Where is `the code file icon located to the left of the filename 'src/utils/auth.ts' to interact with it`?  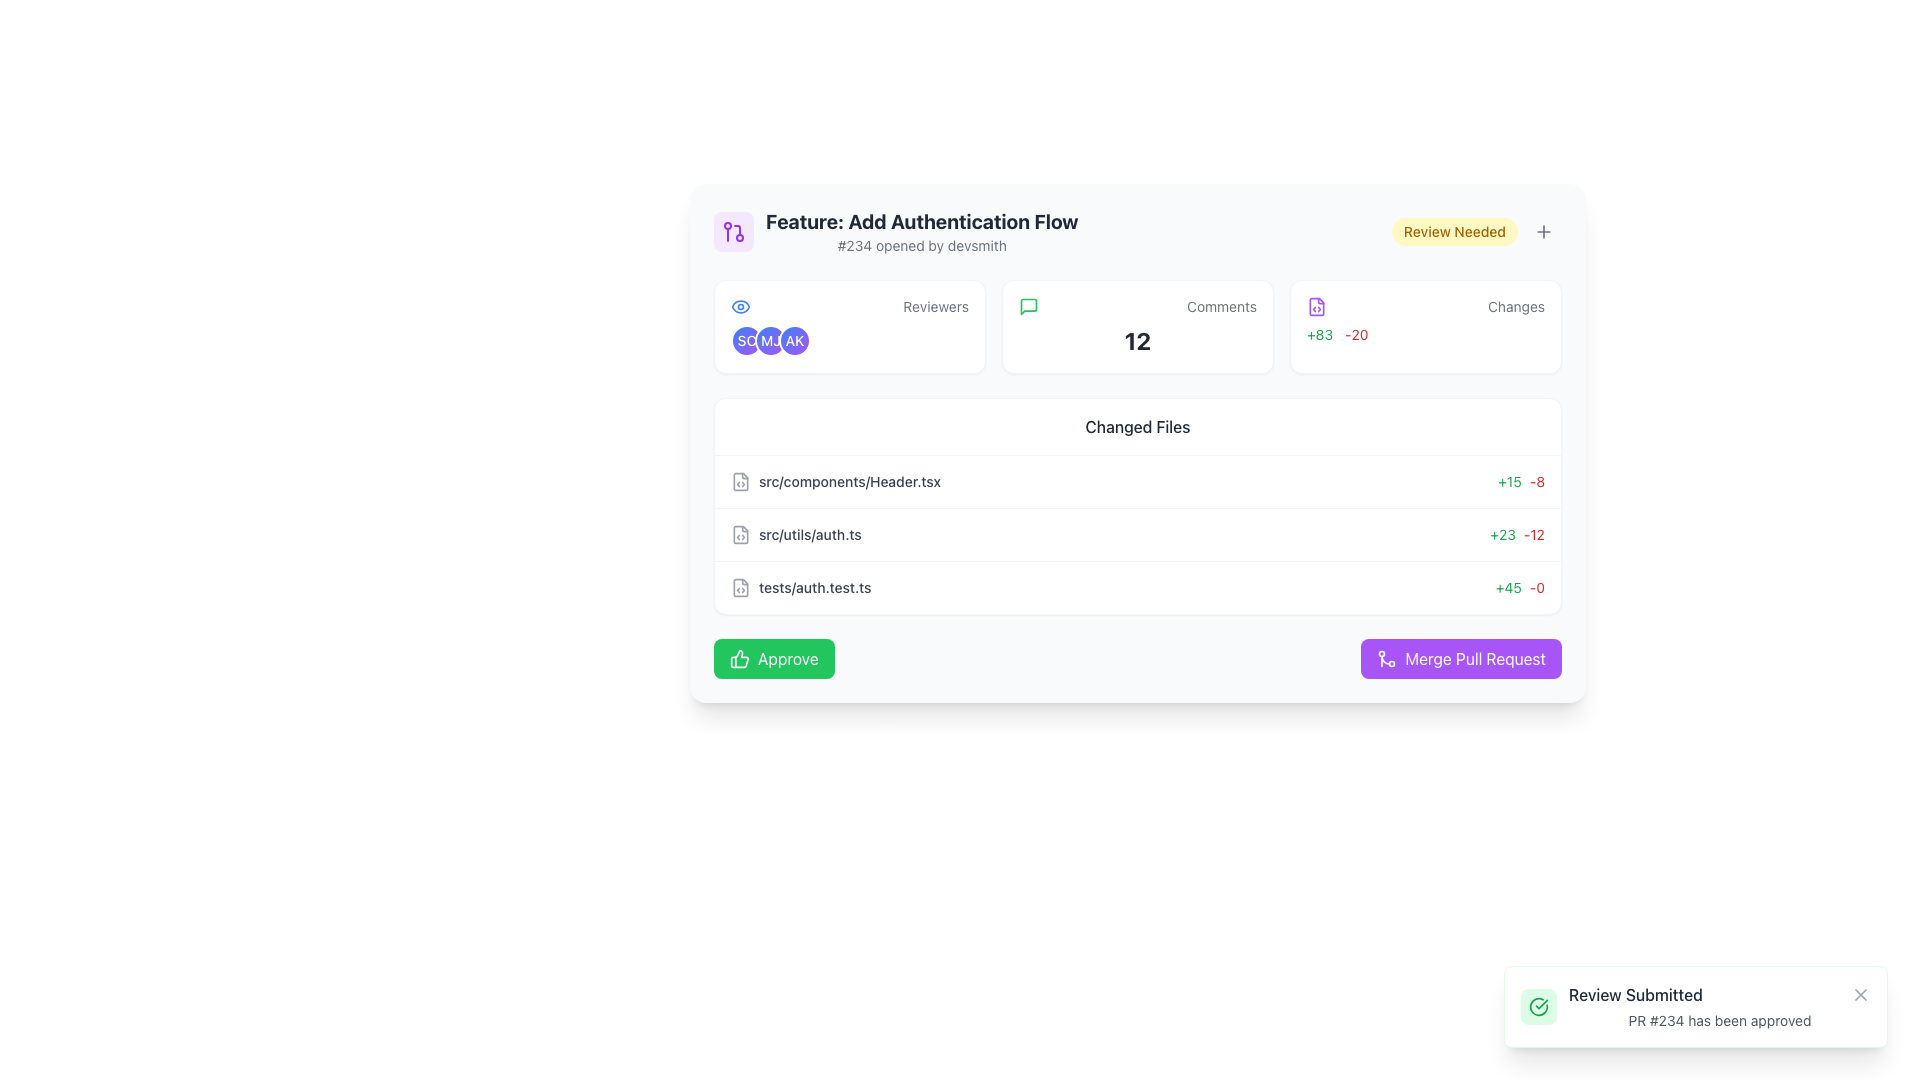 the code file icon located to the left of the filename 'src/utils/auth.ts' to interact with it is located at coordinates (739, 534).